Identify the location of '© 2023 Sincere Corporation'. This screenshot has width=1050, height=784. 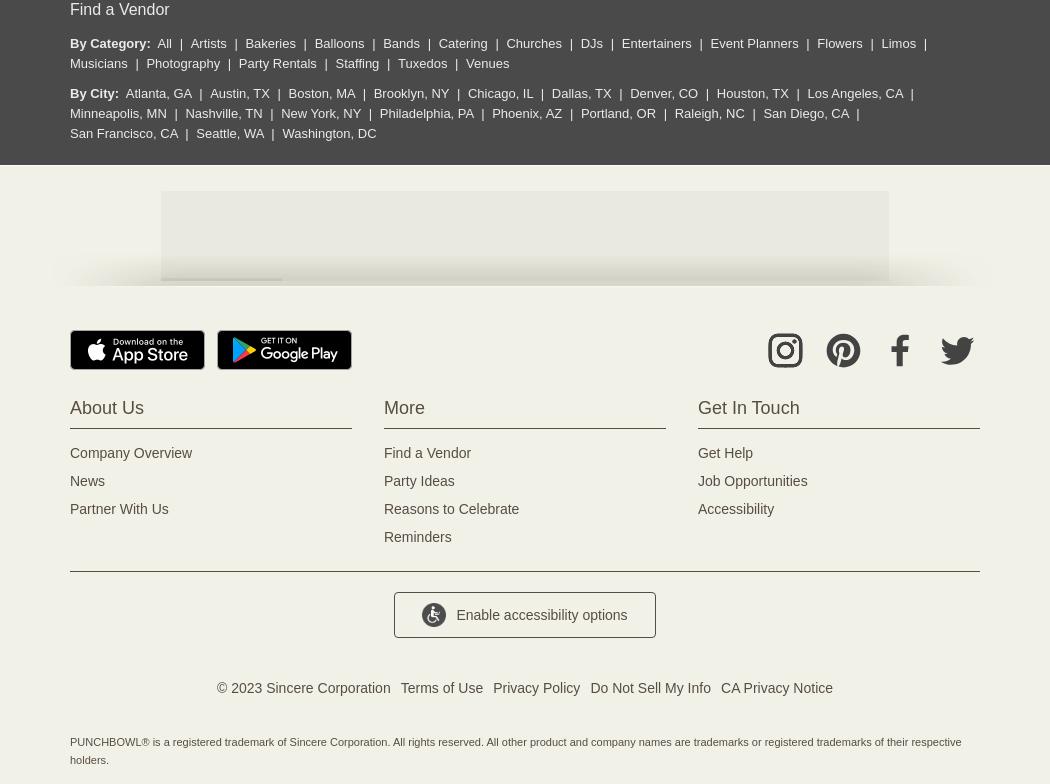
(303, 688).